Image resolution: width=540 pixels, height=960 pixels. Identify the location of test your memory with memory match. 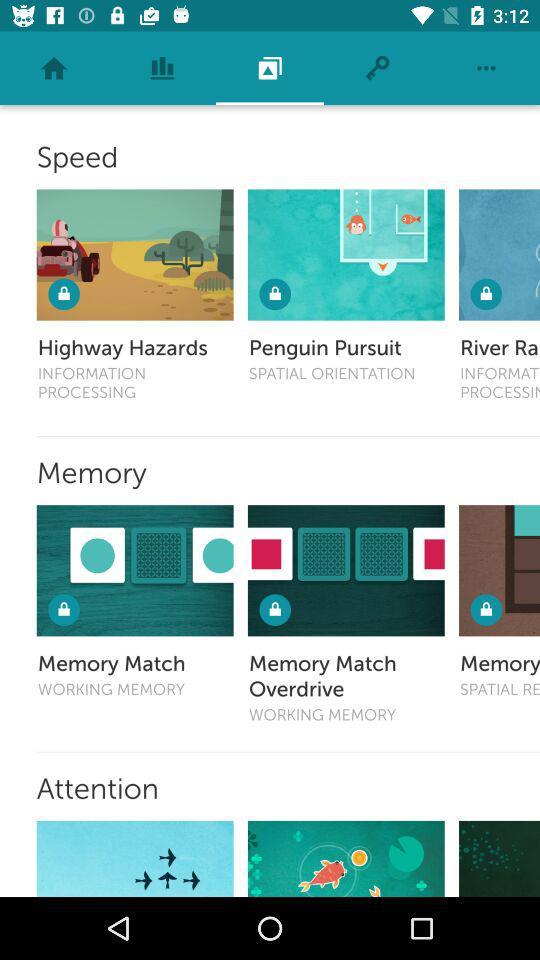
(135, 570).